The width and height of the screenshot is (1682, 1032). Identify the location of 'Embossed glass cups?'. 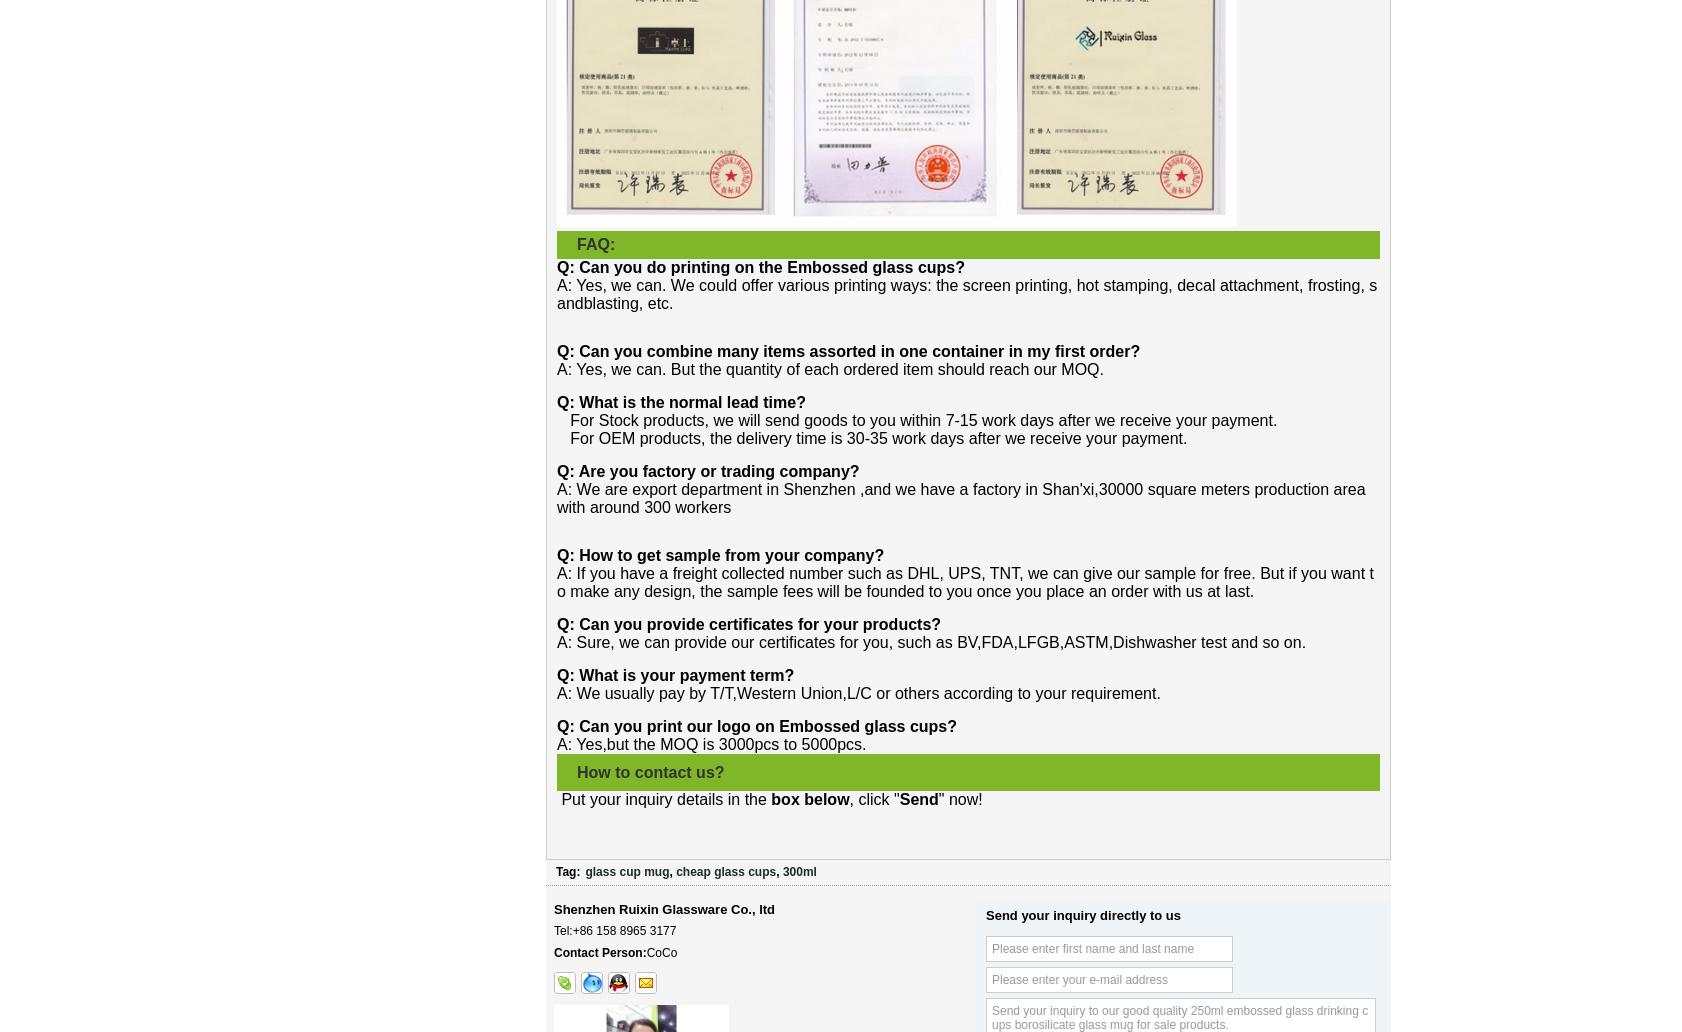
(874, 267).